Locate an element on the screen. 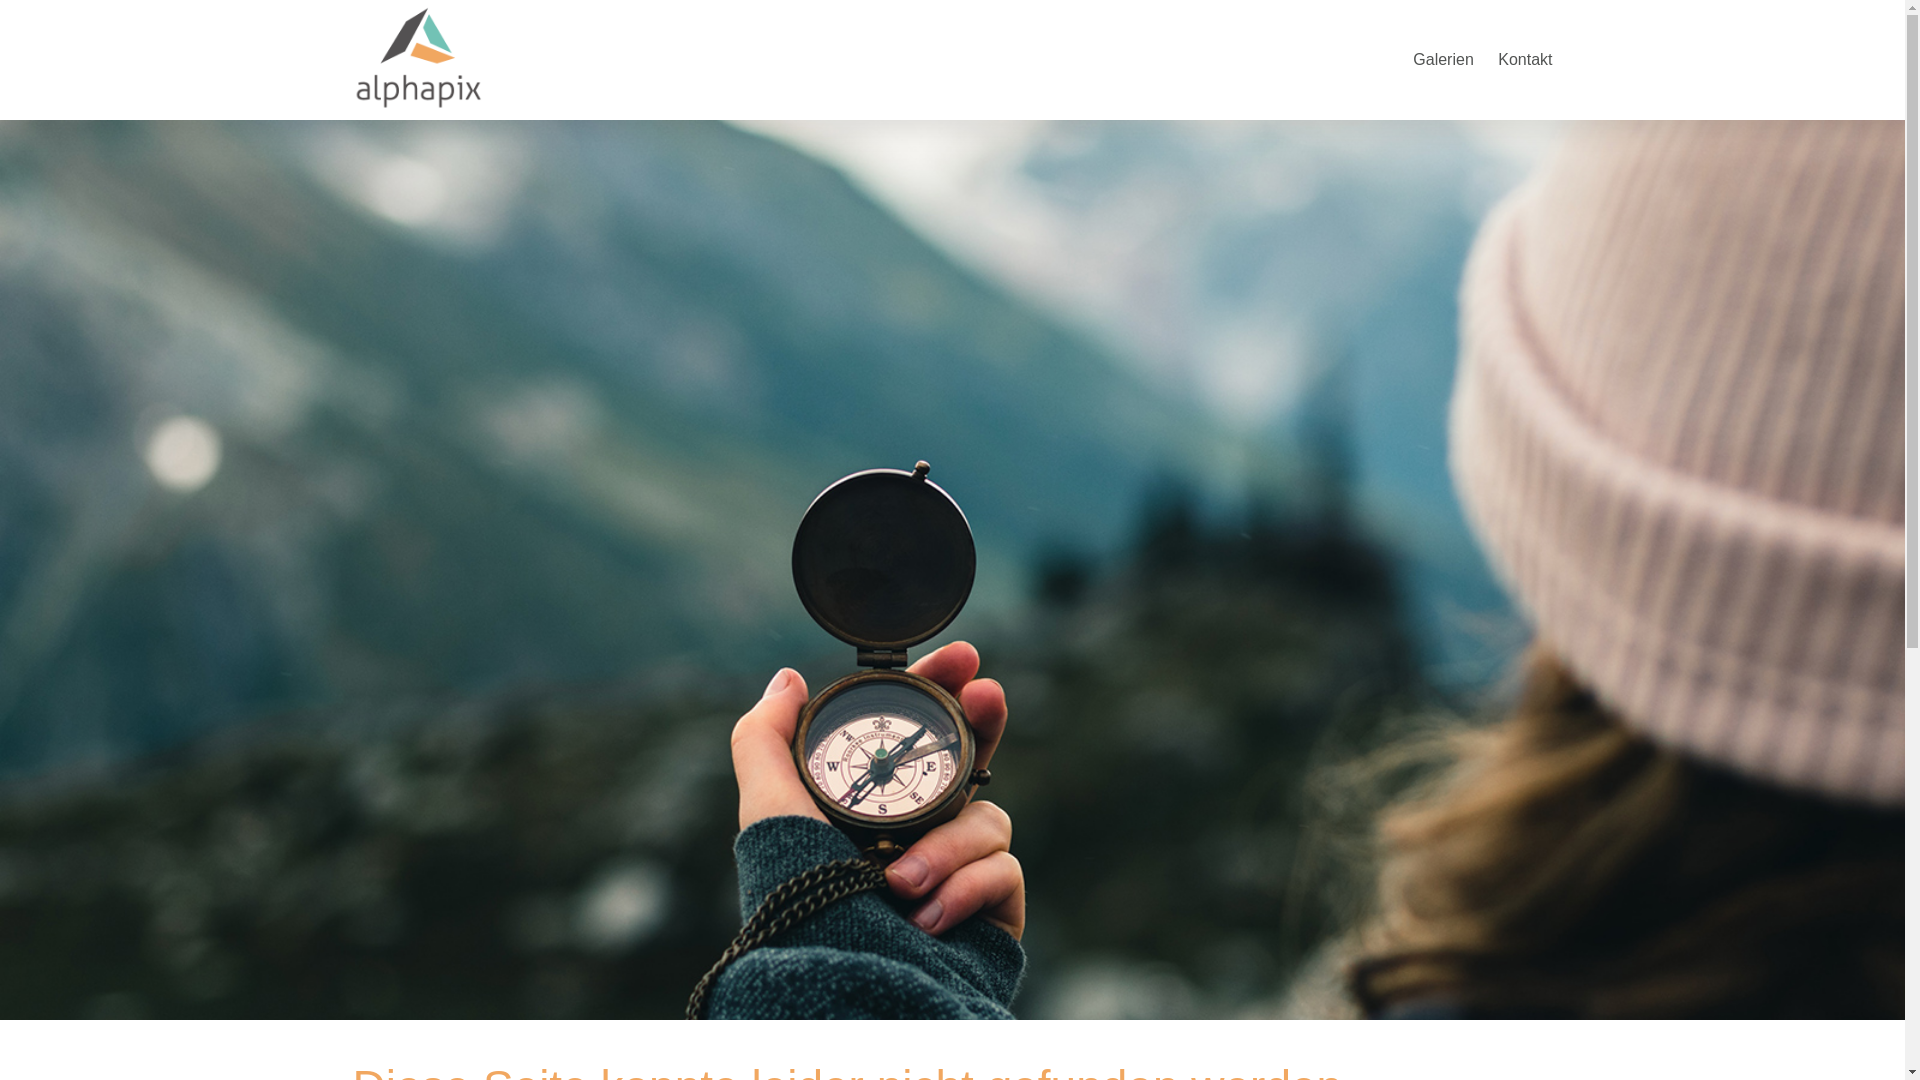  'Home' is located at coordinates (416, 107).